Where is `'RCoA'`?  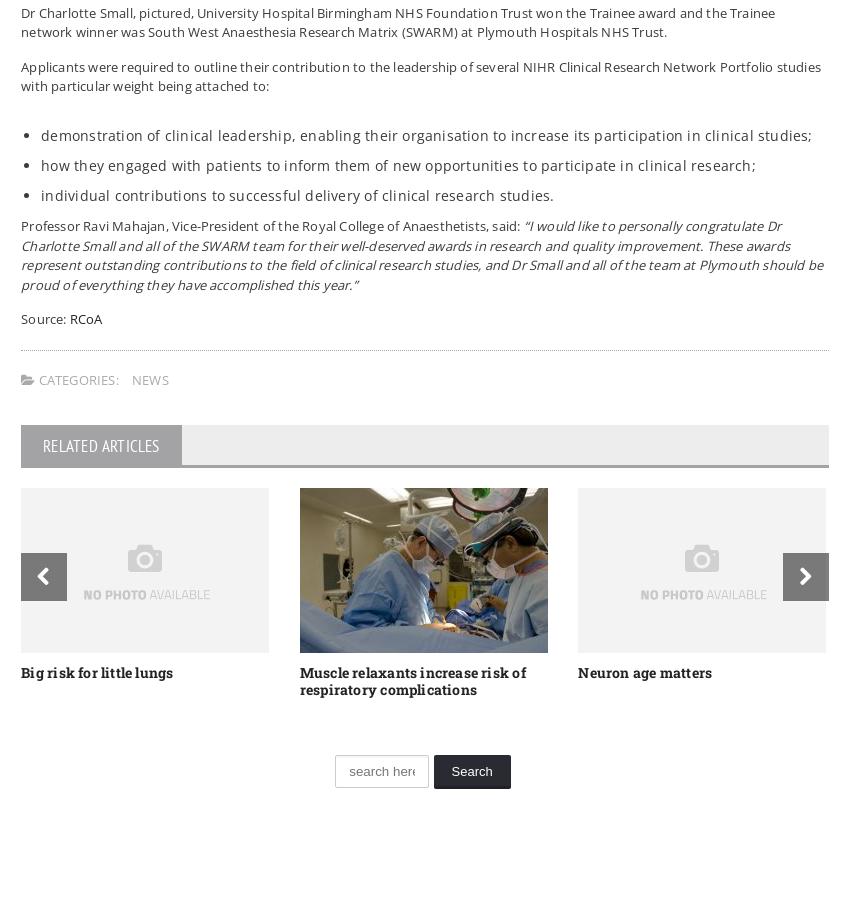 'RCoA' is located at coordinates (85, 318).